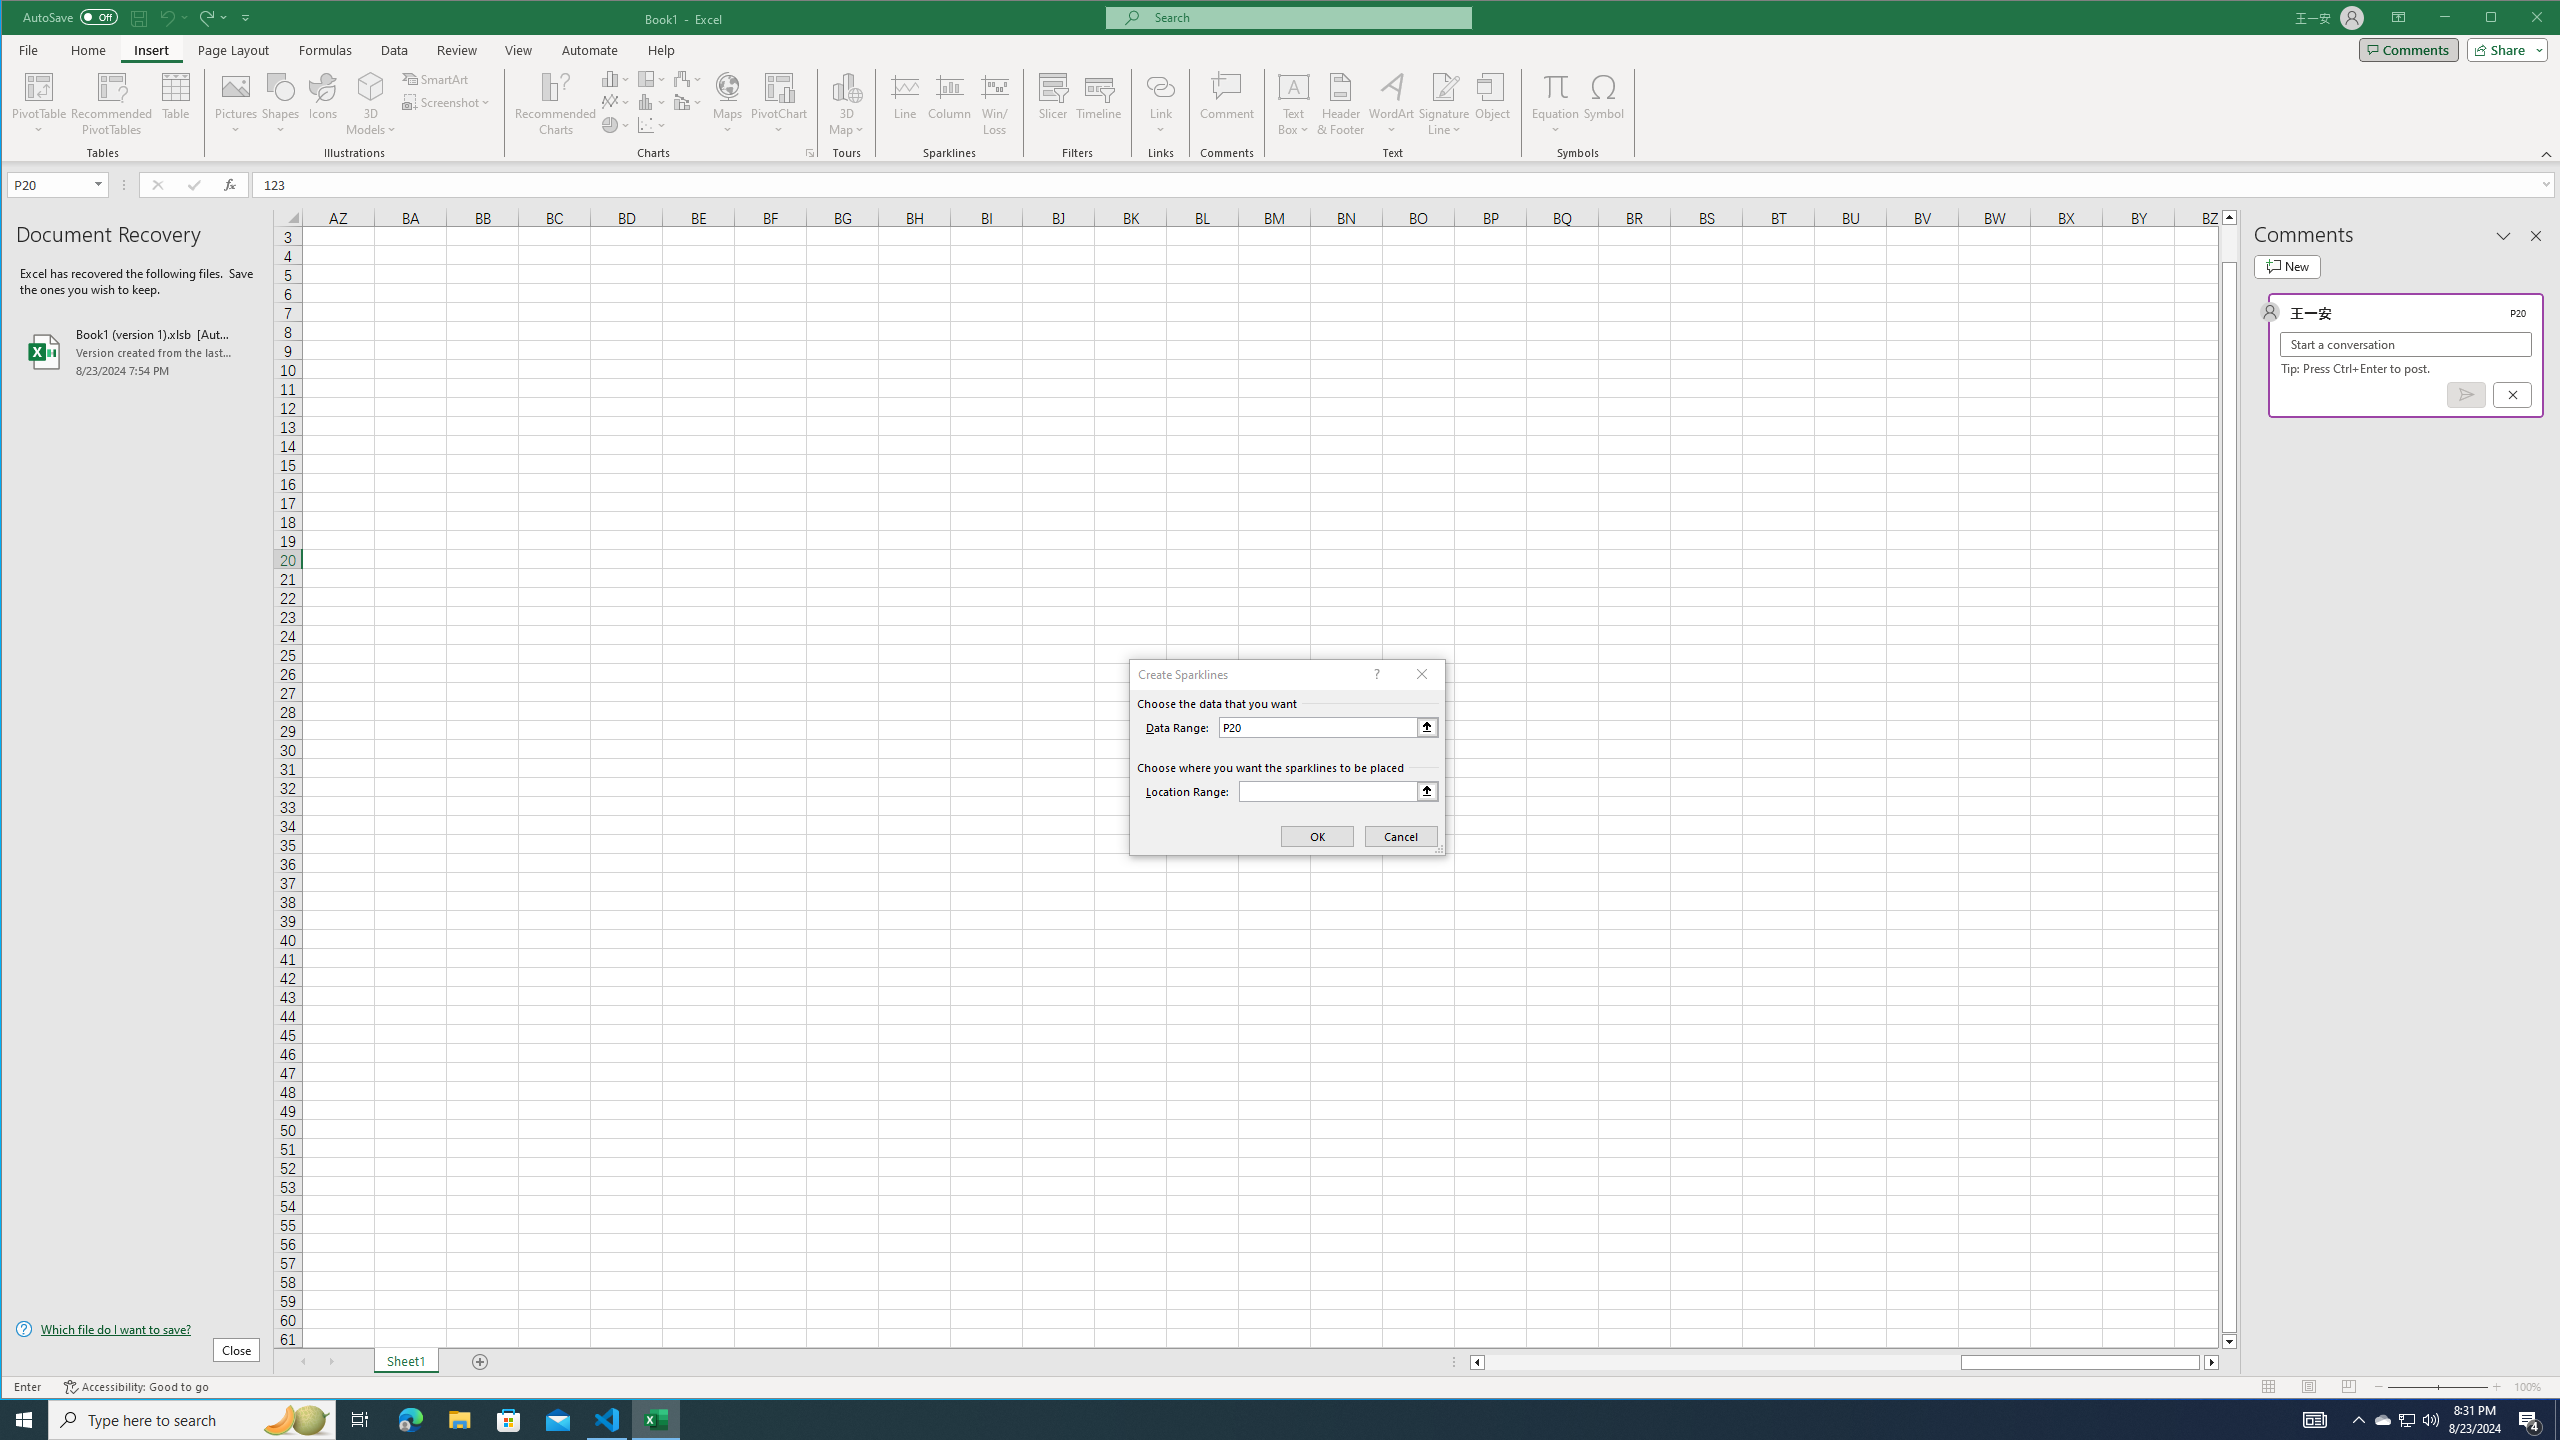 This screenshot has width=2560, height=1440. What do you see at coordinates (436, 78) in the screenshot?
I see `'SmartArt...'` at bounding box center [436, 78].